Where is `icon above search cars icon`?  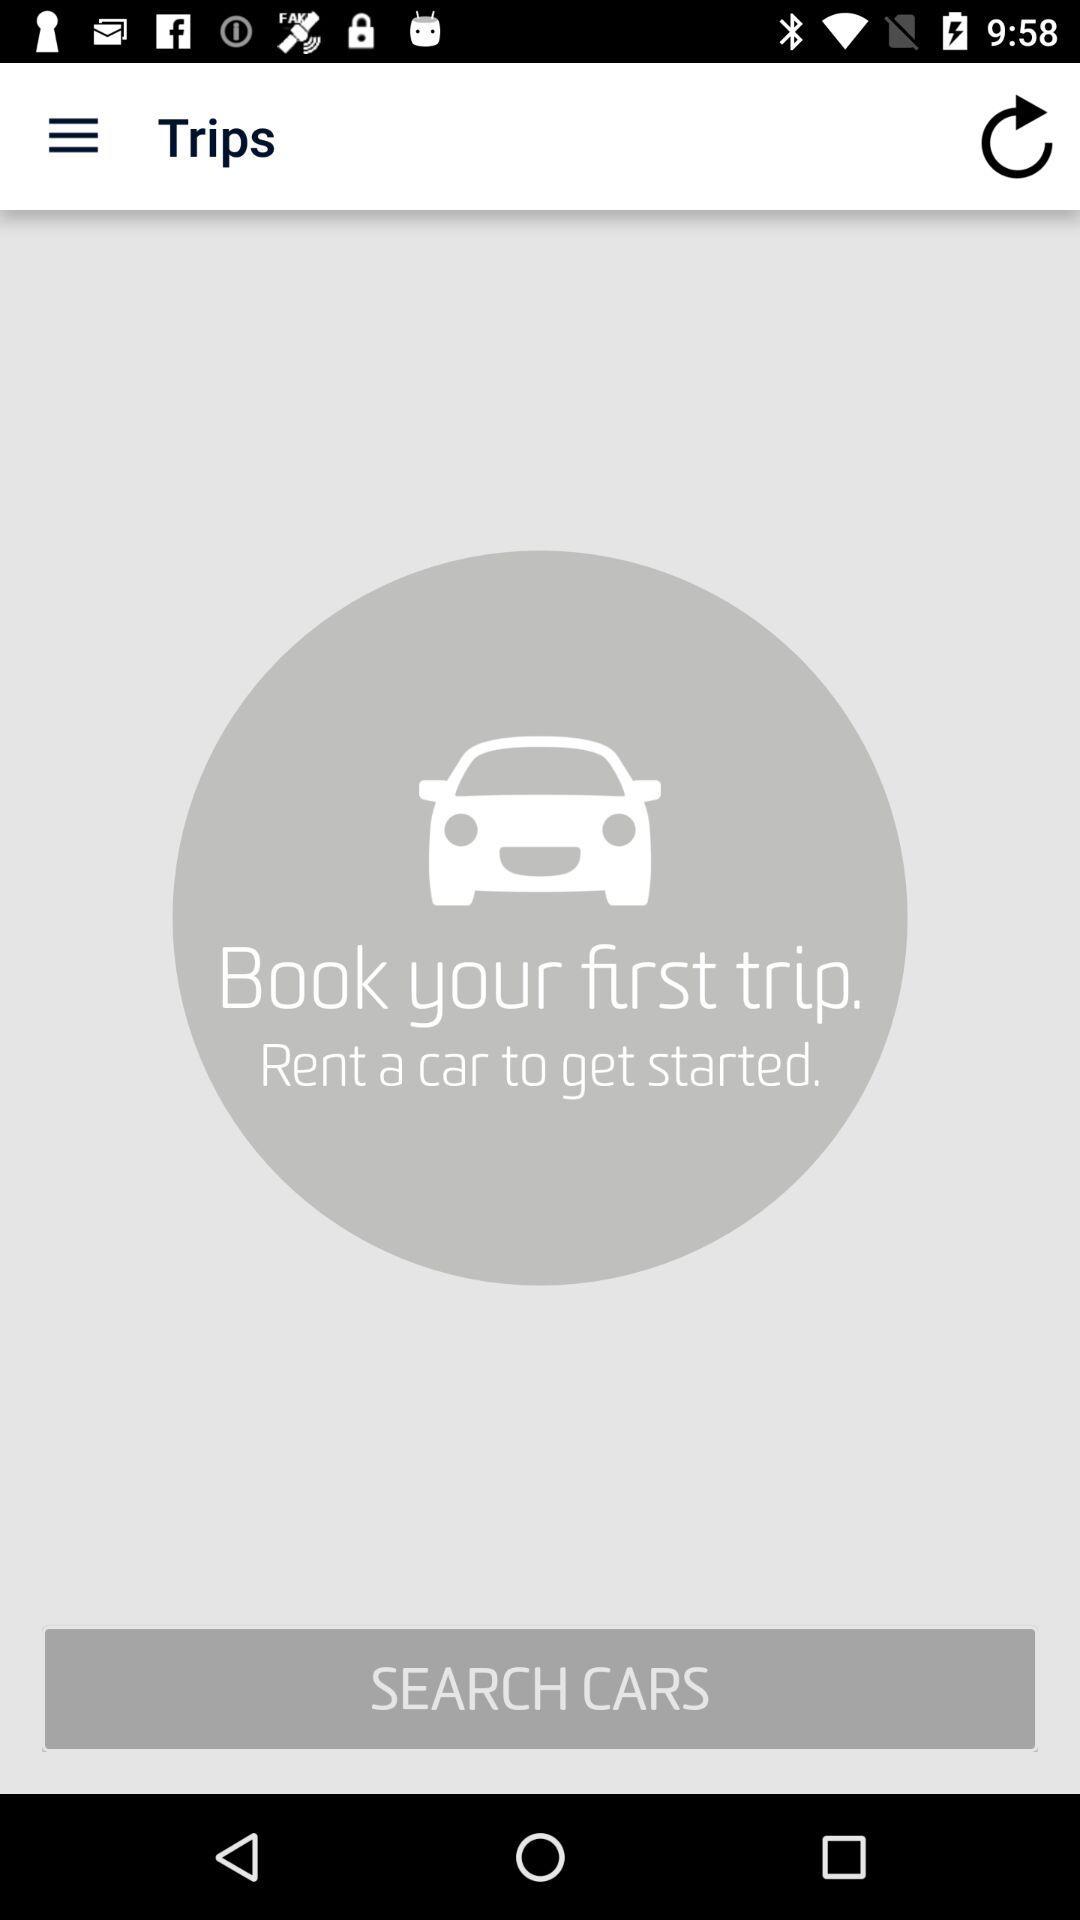
icon above search cars icon is located at coordinates (72, 135).